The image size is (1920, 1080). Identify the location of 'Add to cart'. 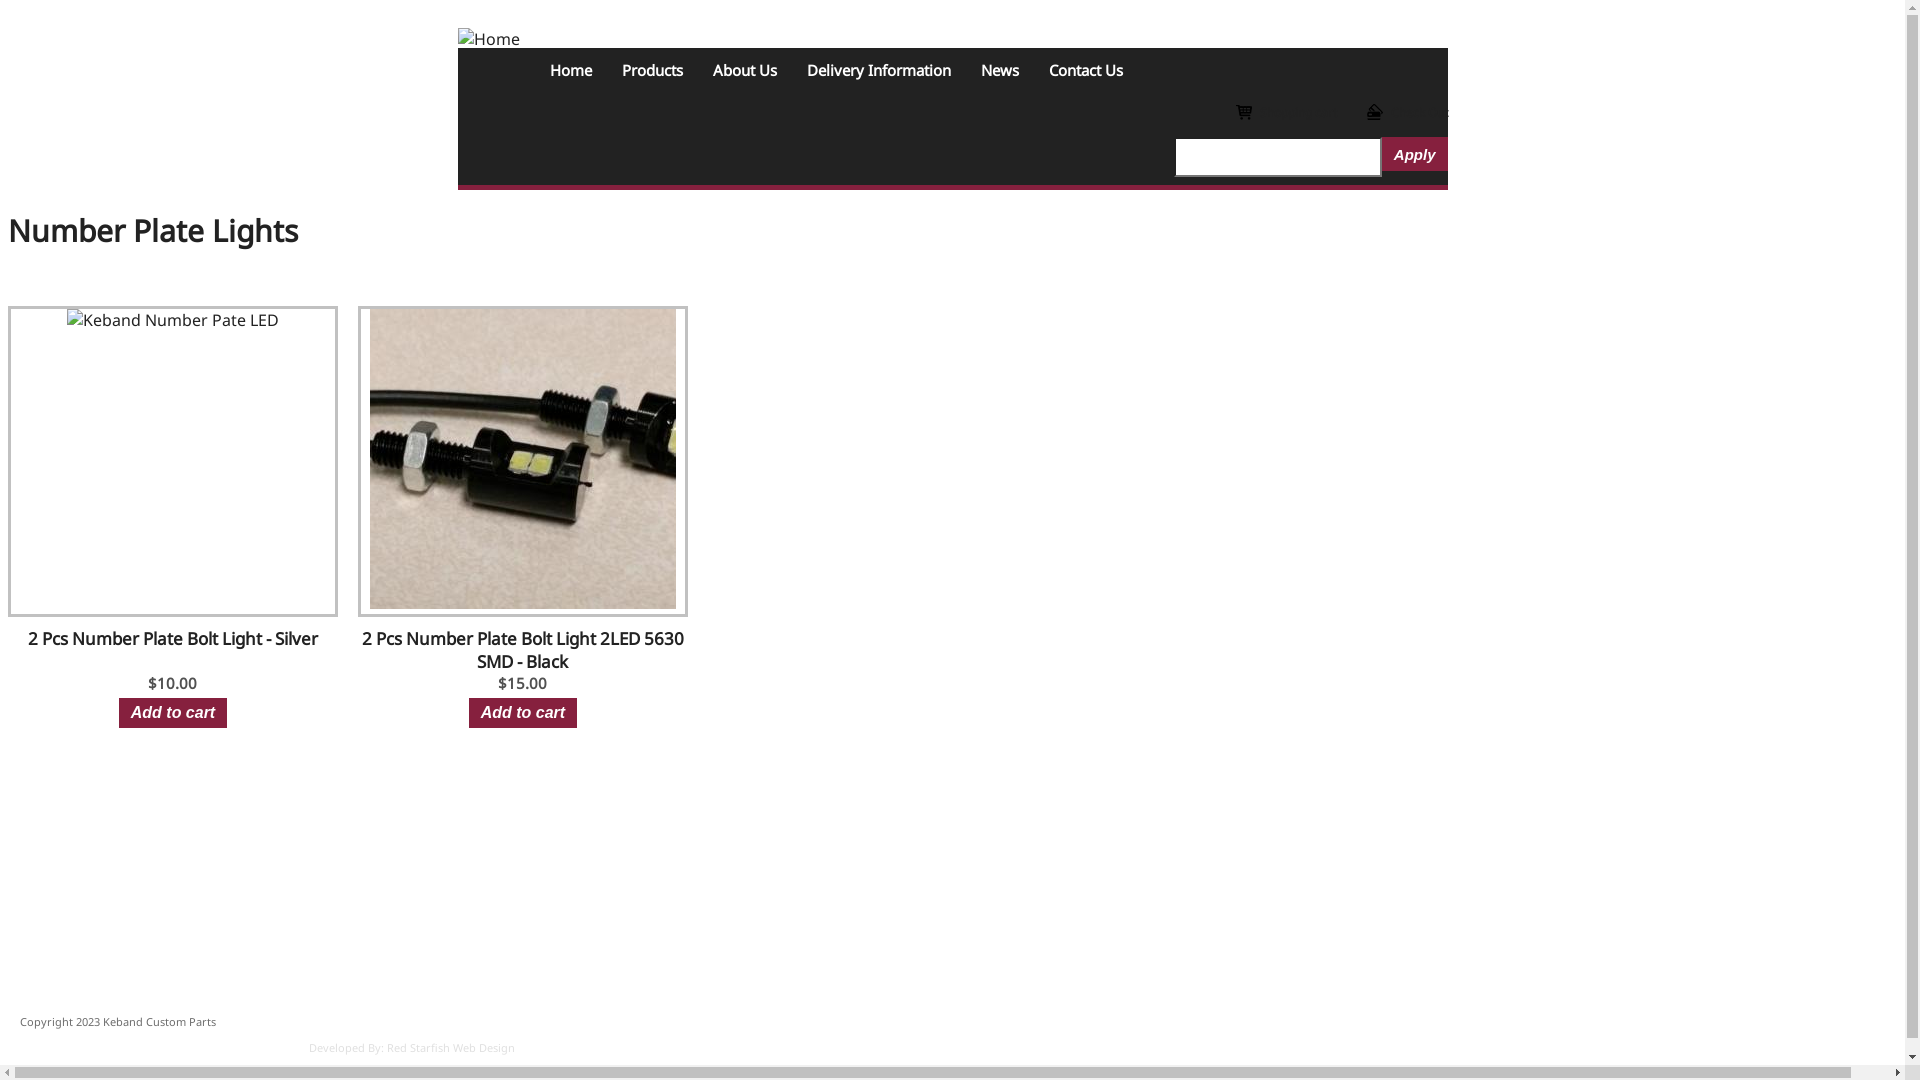
(118, 712).